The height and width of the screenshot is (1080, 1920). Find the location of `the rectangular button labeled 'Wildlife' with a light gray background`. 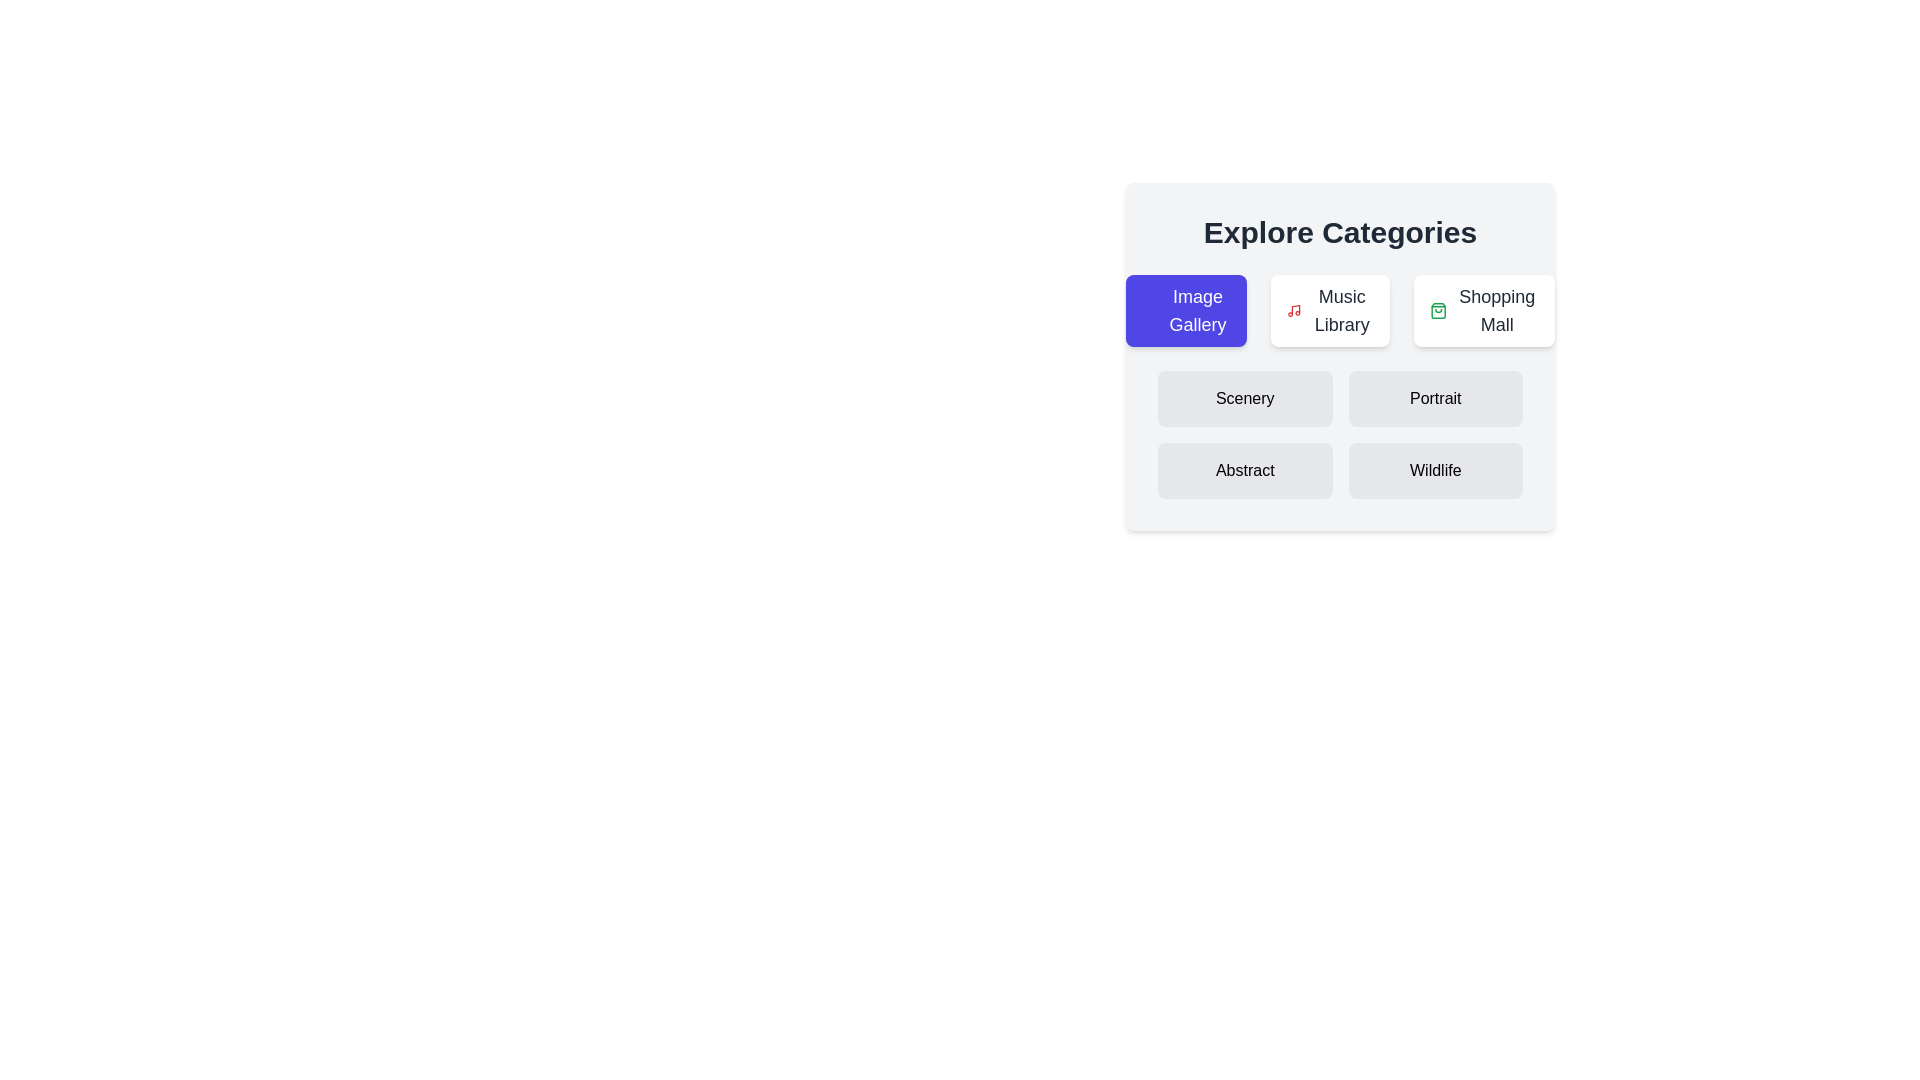

the rectangular button labeled 'Wildlife' with a light gray background is located at coordinates (1434, 470).